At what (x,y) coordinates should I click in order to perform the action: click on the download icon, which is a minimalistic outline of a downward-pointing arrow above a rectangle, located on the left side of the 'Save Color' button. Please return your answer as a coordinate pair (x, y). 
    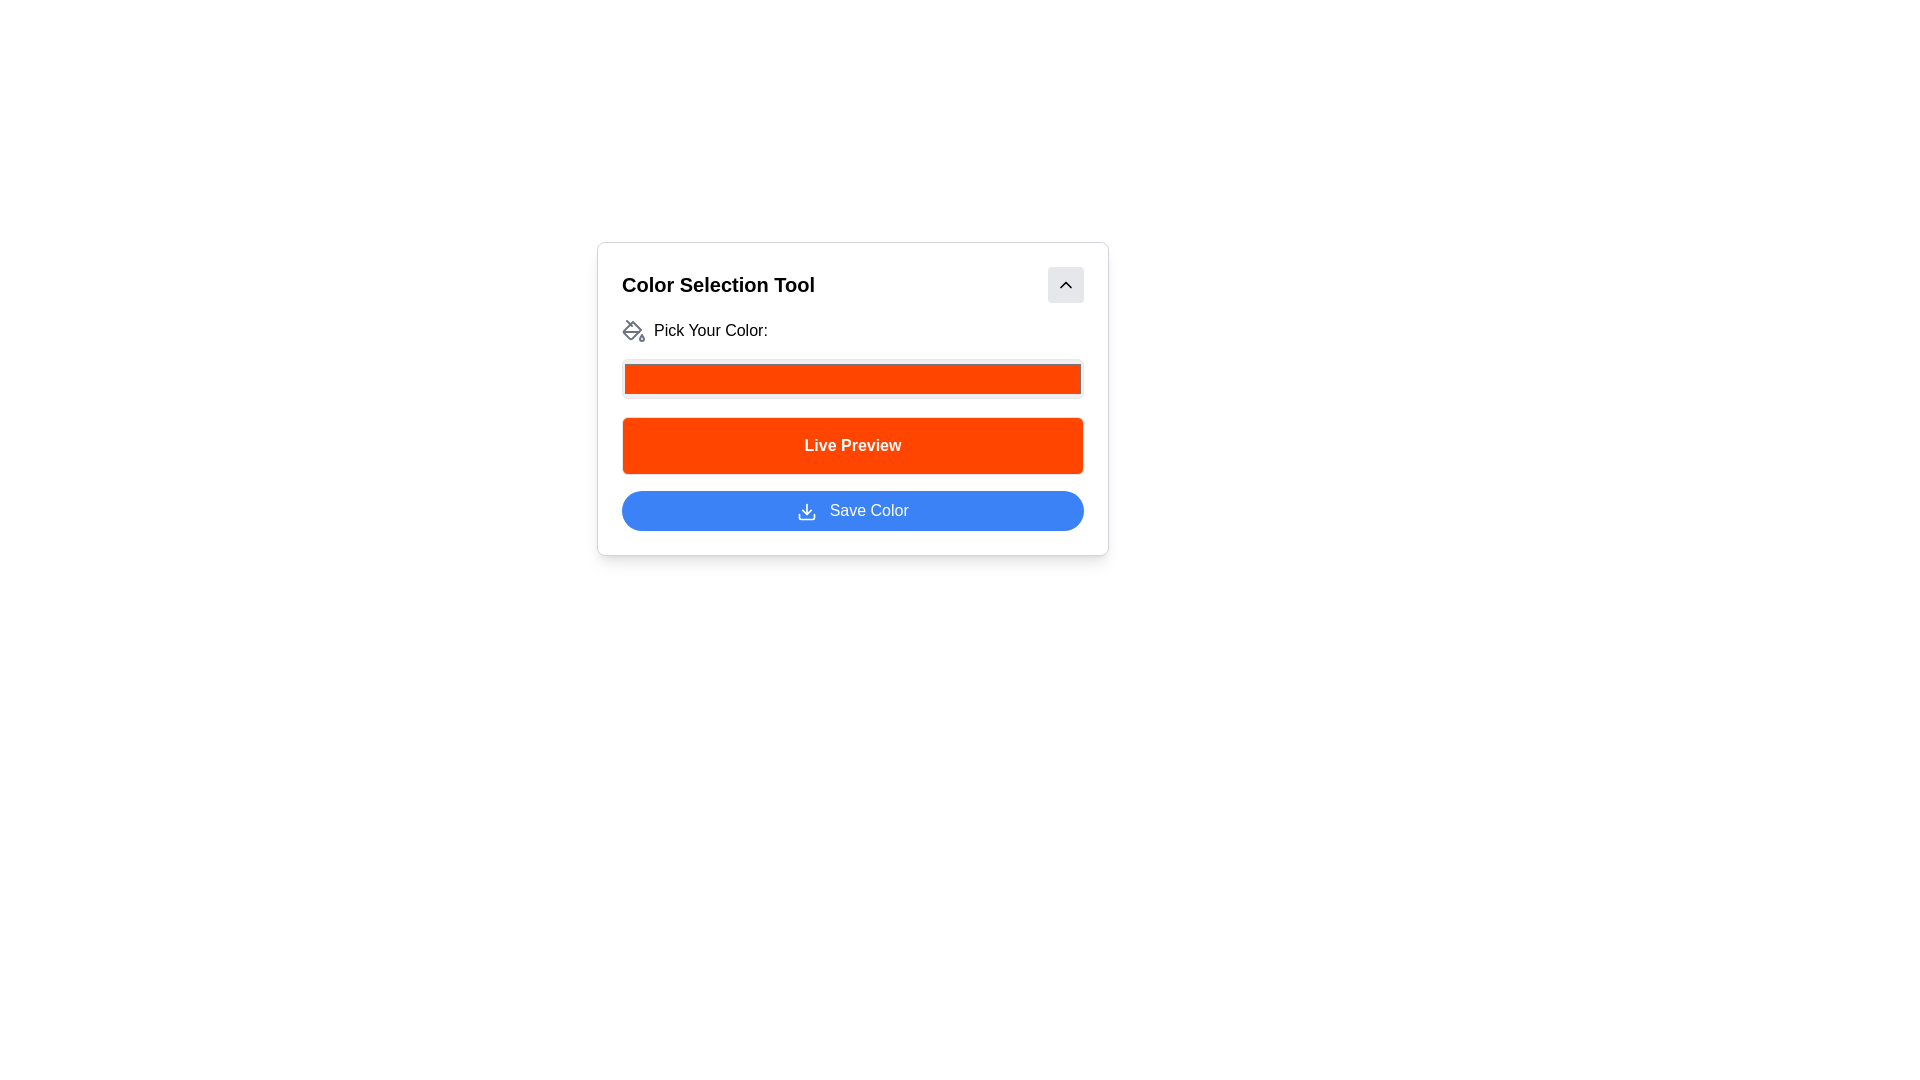
    Looking at the image, I should click on (807, 510).